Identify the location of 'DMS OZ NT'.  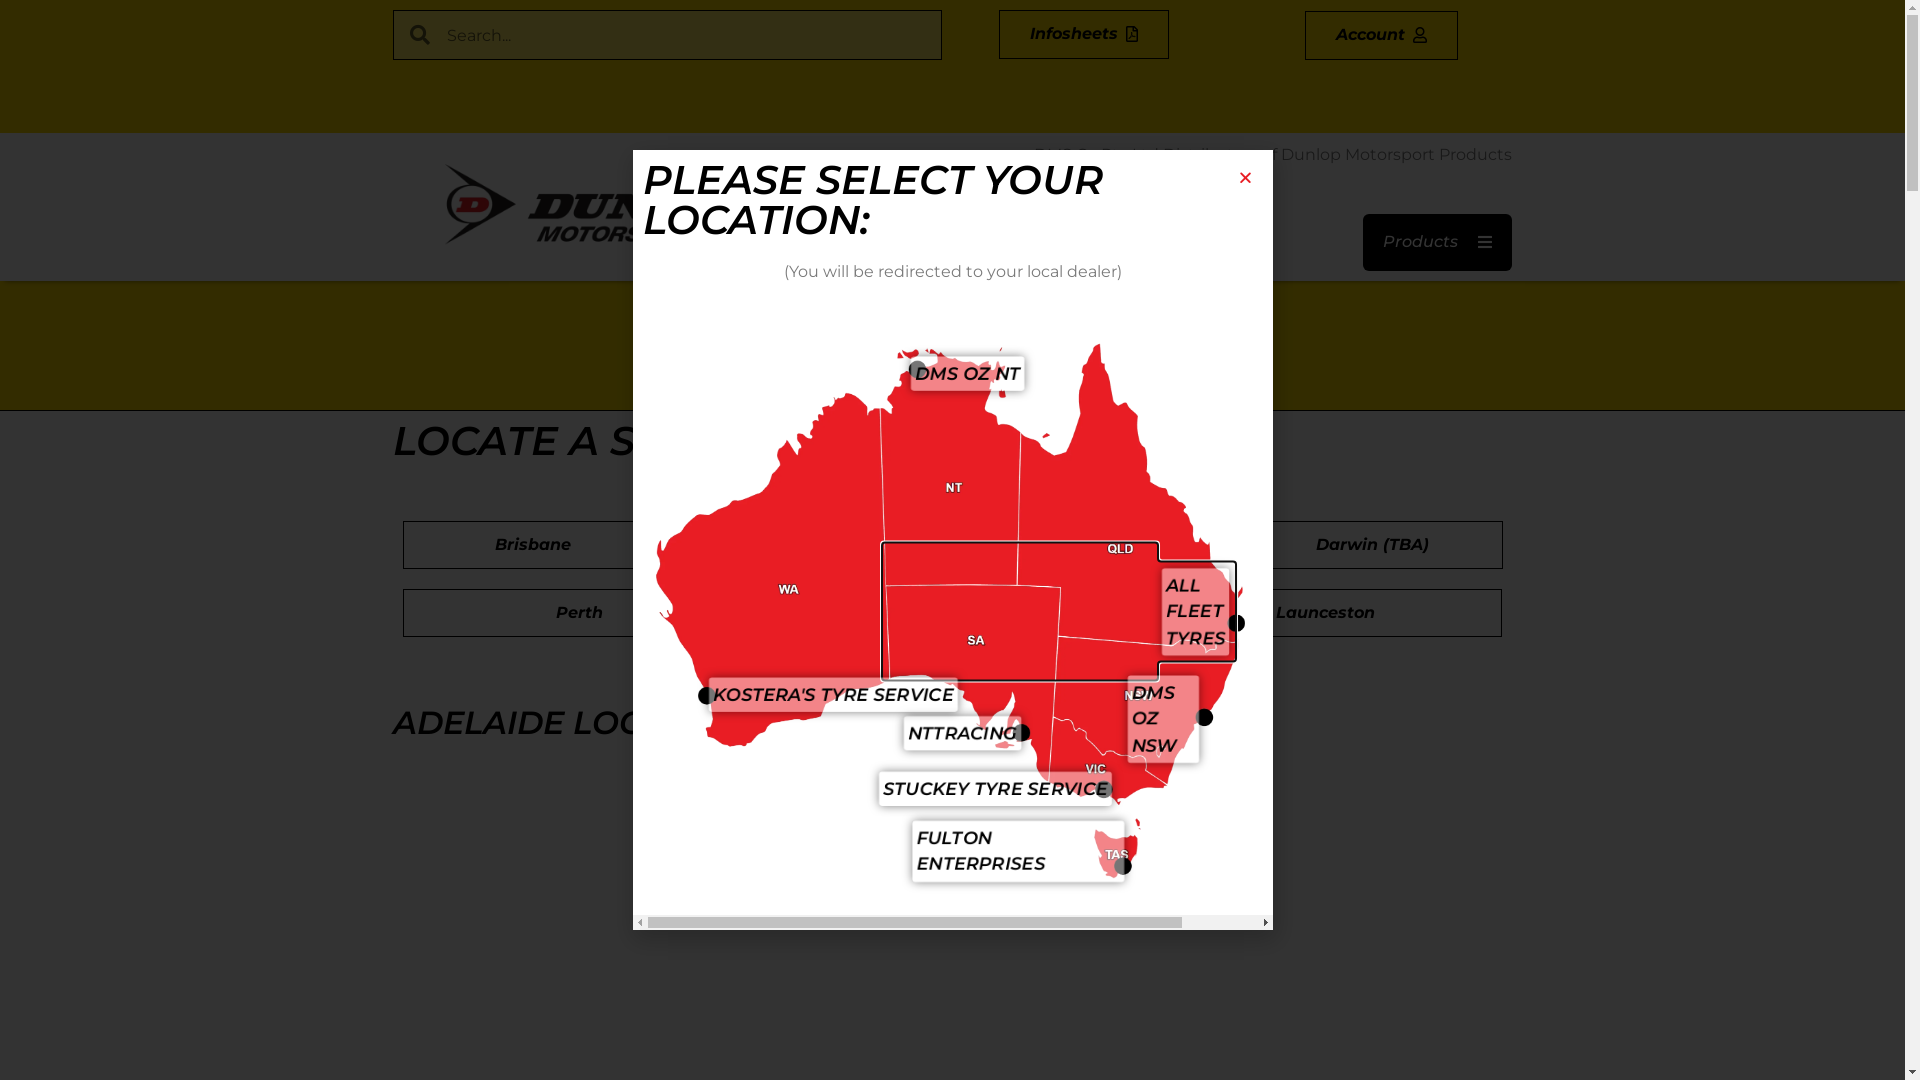
(967, 374).